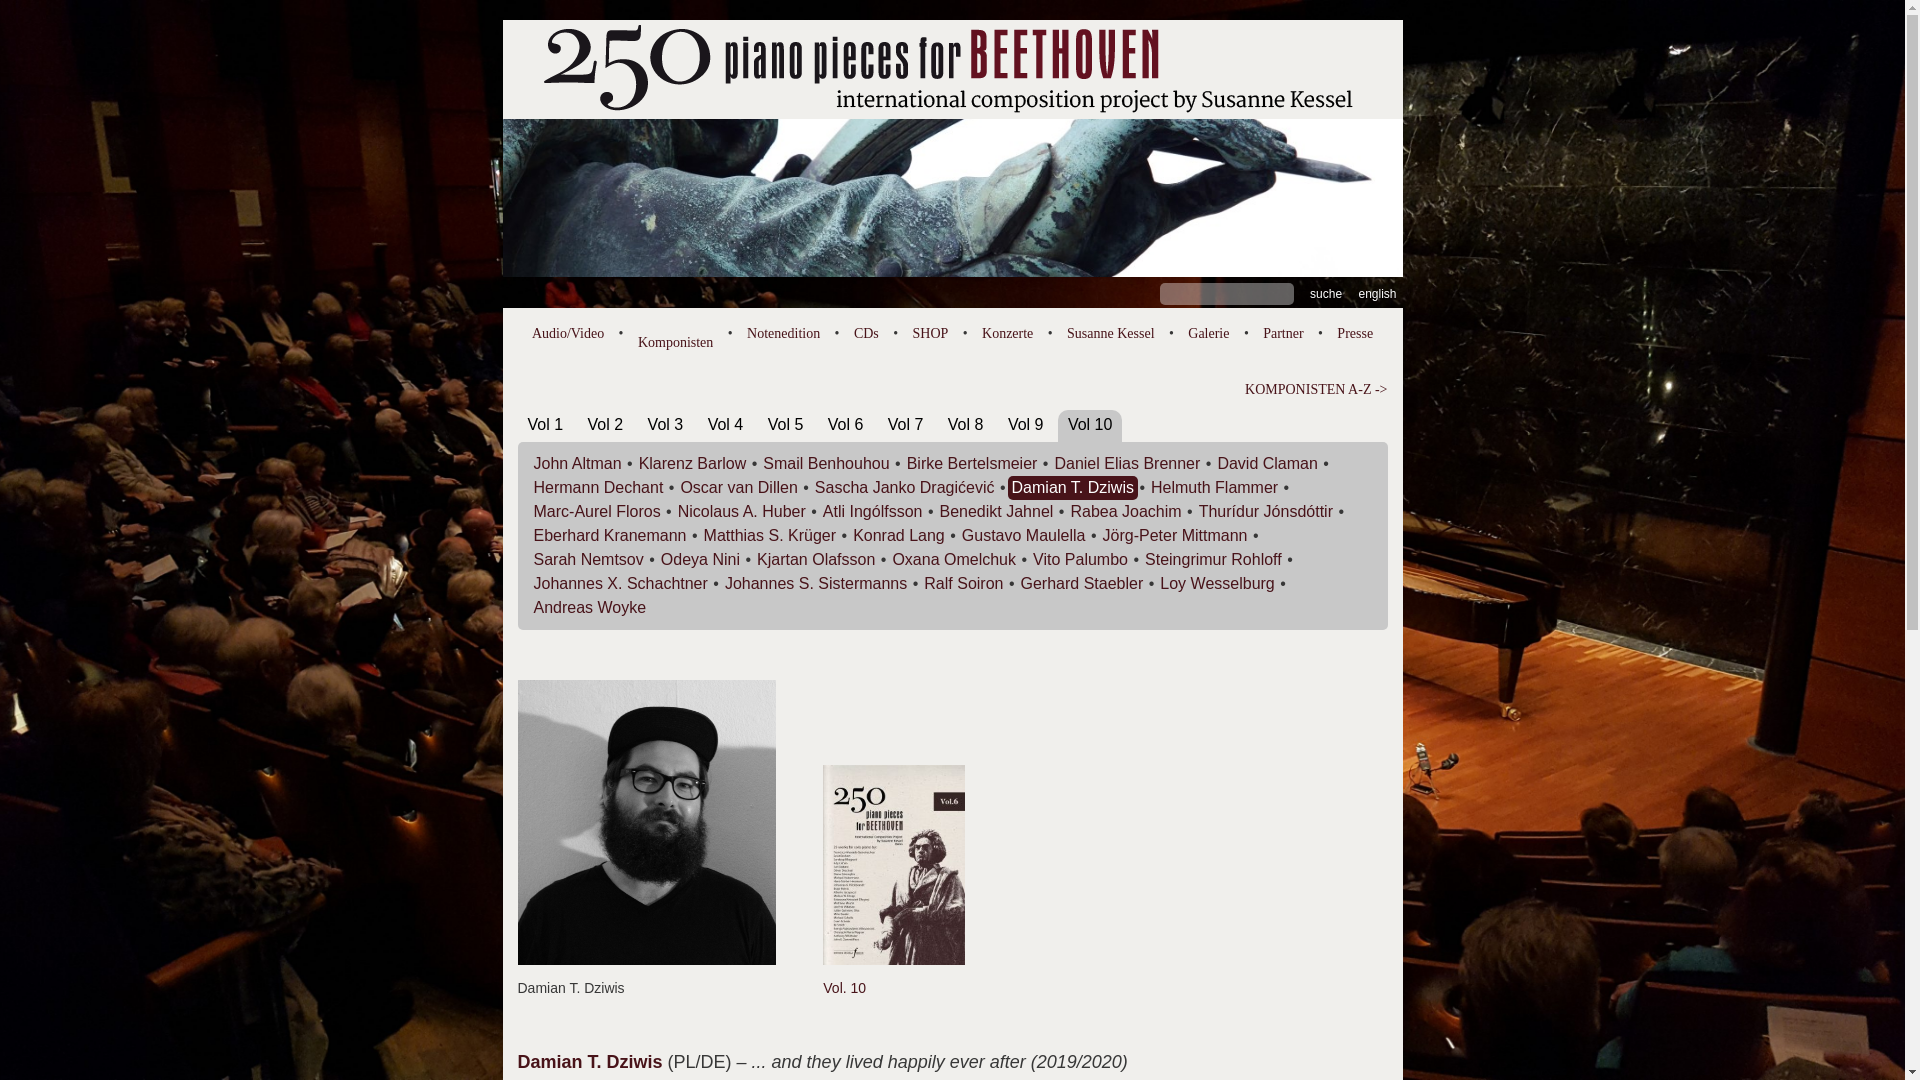 This screenshot has height=1080, width=1920. Describe the element at coordinates (1127, 463) in the screenshot. I see `'Daniel Elias Brenner'` at that location.